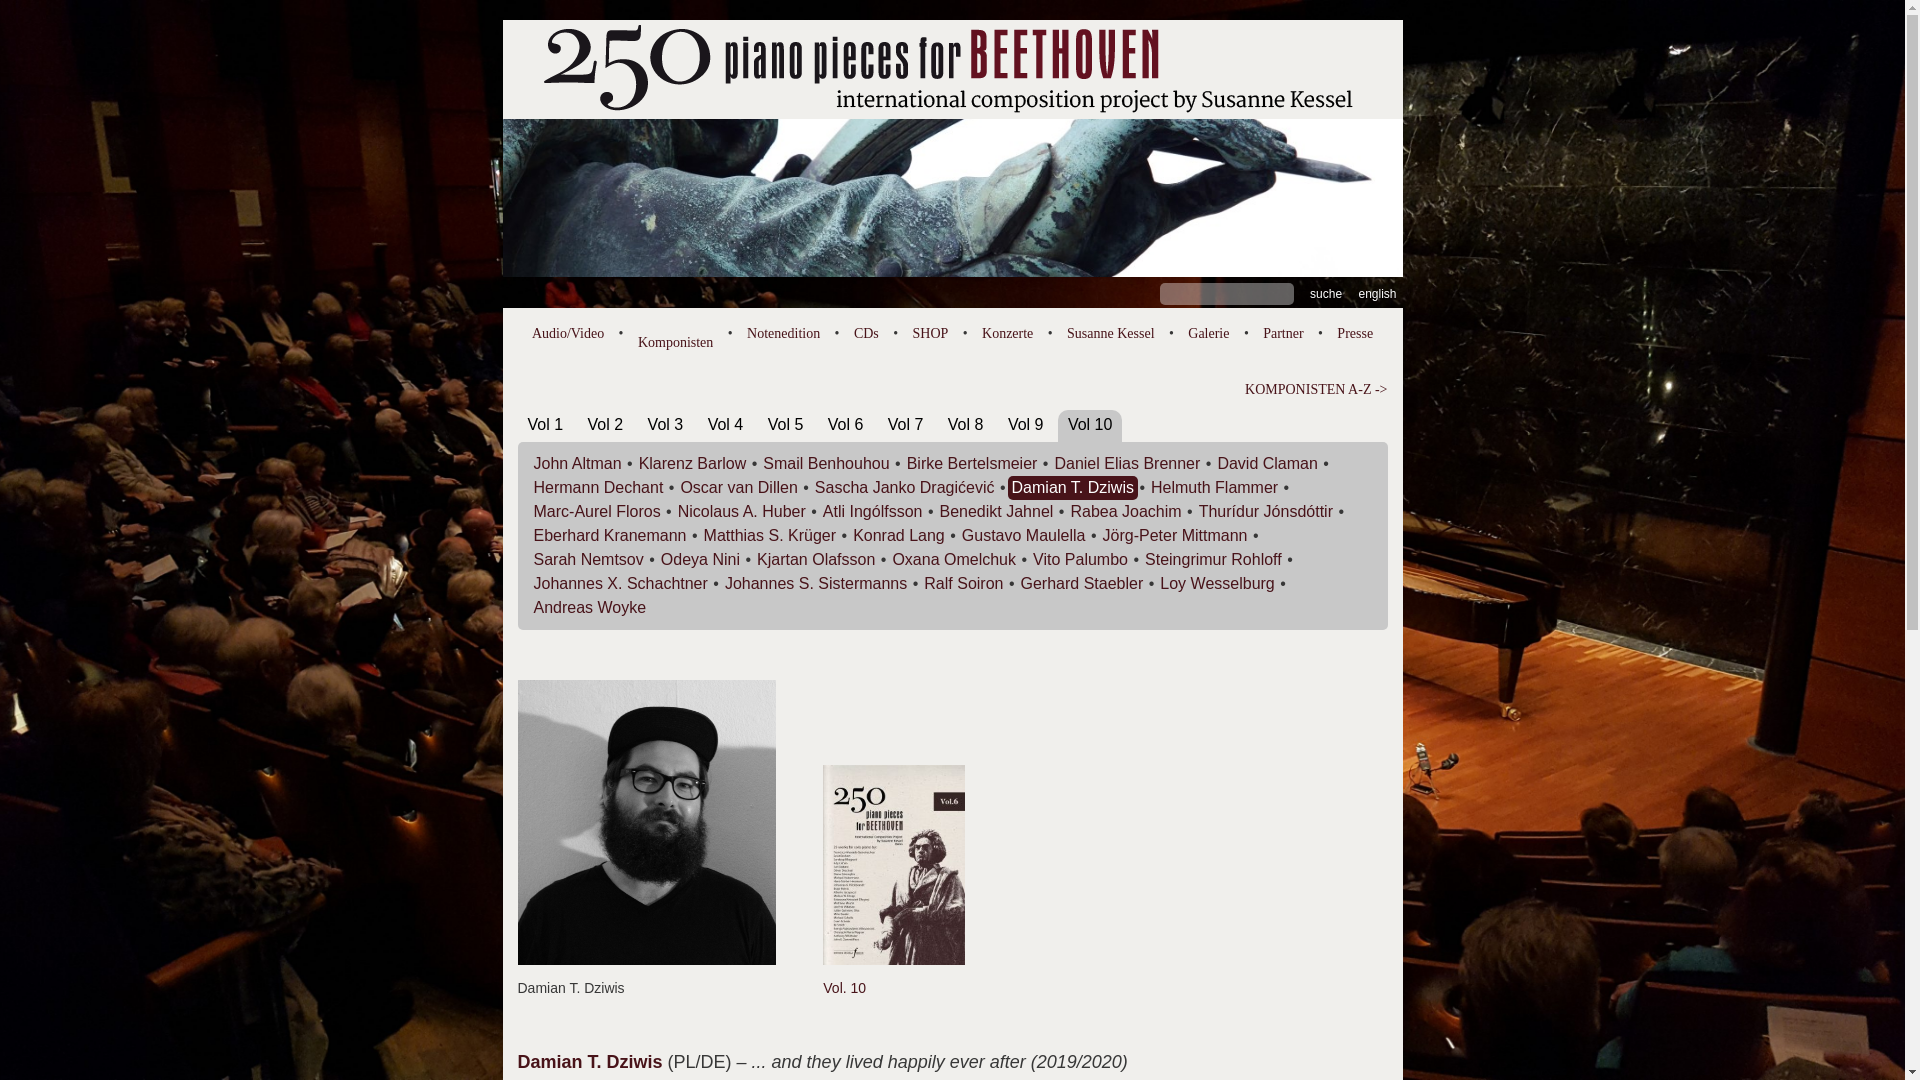 This screenshot has height=1080, width=1920. Describe the element at coordinates (1127, 463) in the screenshot. I see `'Daniel Elias Brenner'` at that location.